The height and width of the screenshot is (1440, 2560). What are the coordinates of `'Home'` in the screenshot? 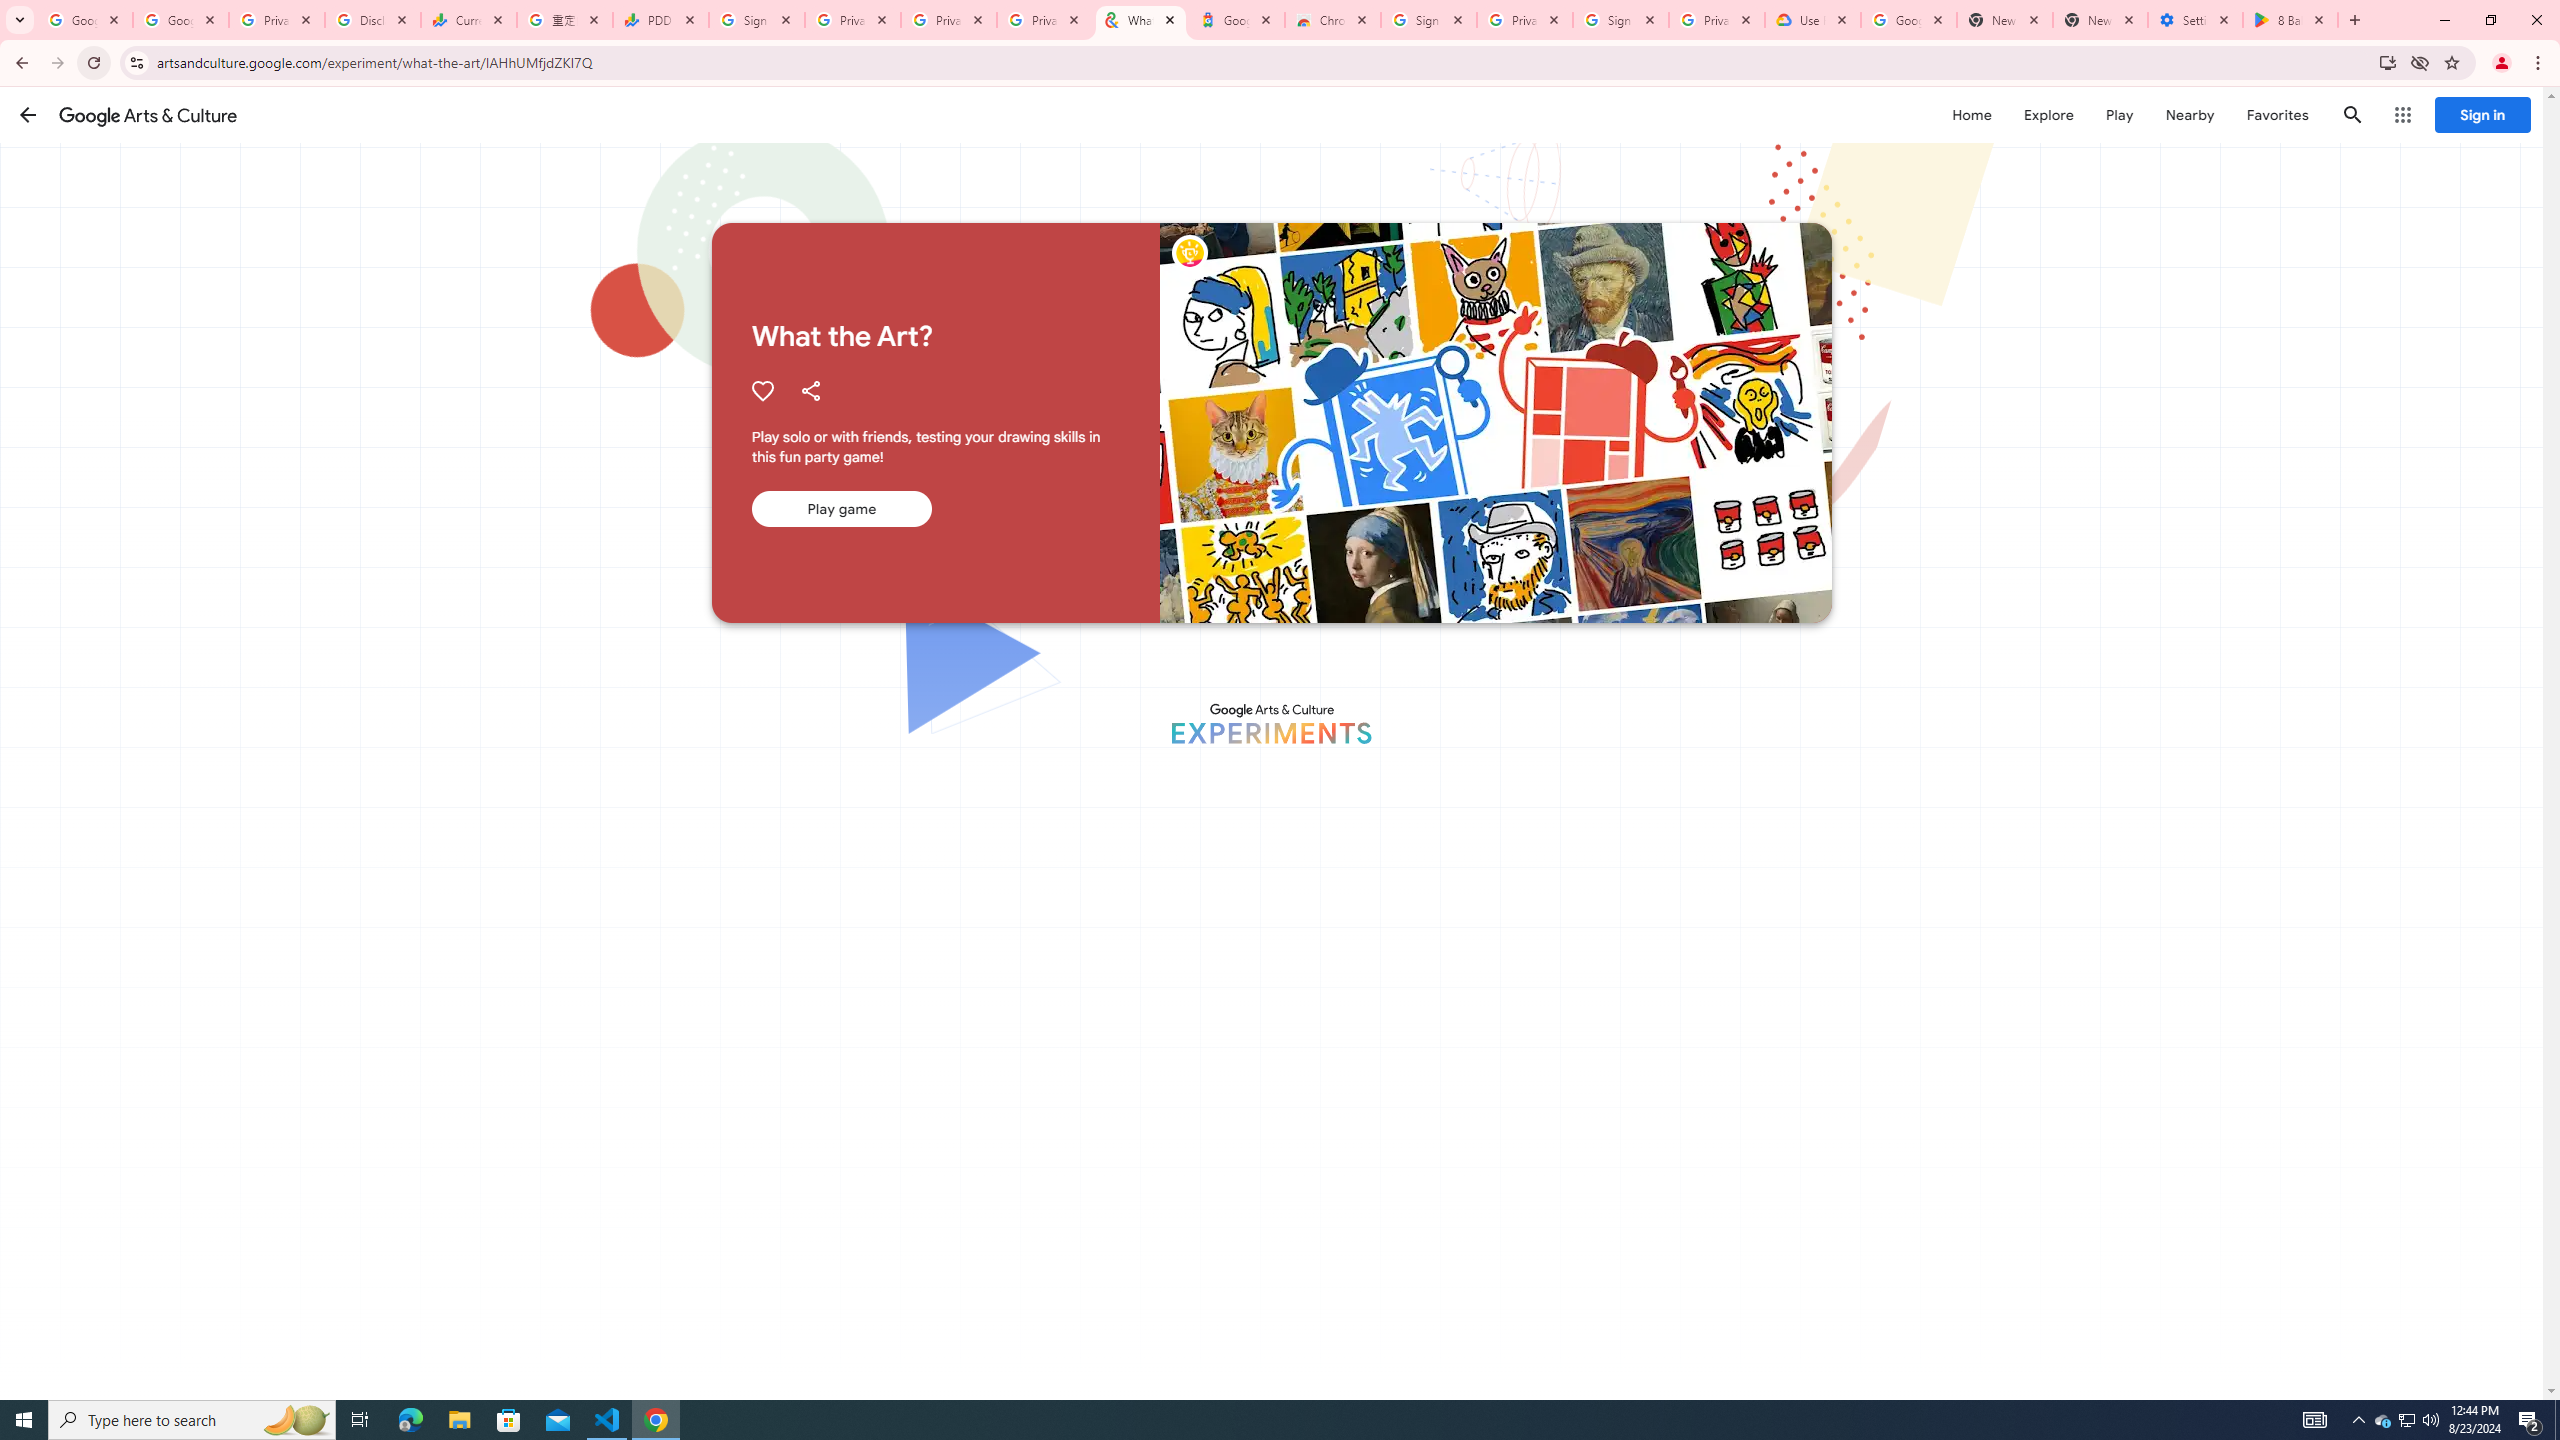 It's located at (1970, 114).